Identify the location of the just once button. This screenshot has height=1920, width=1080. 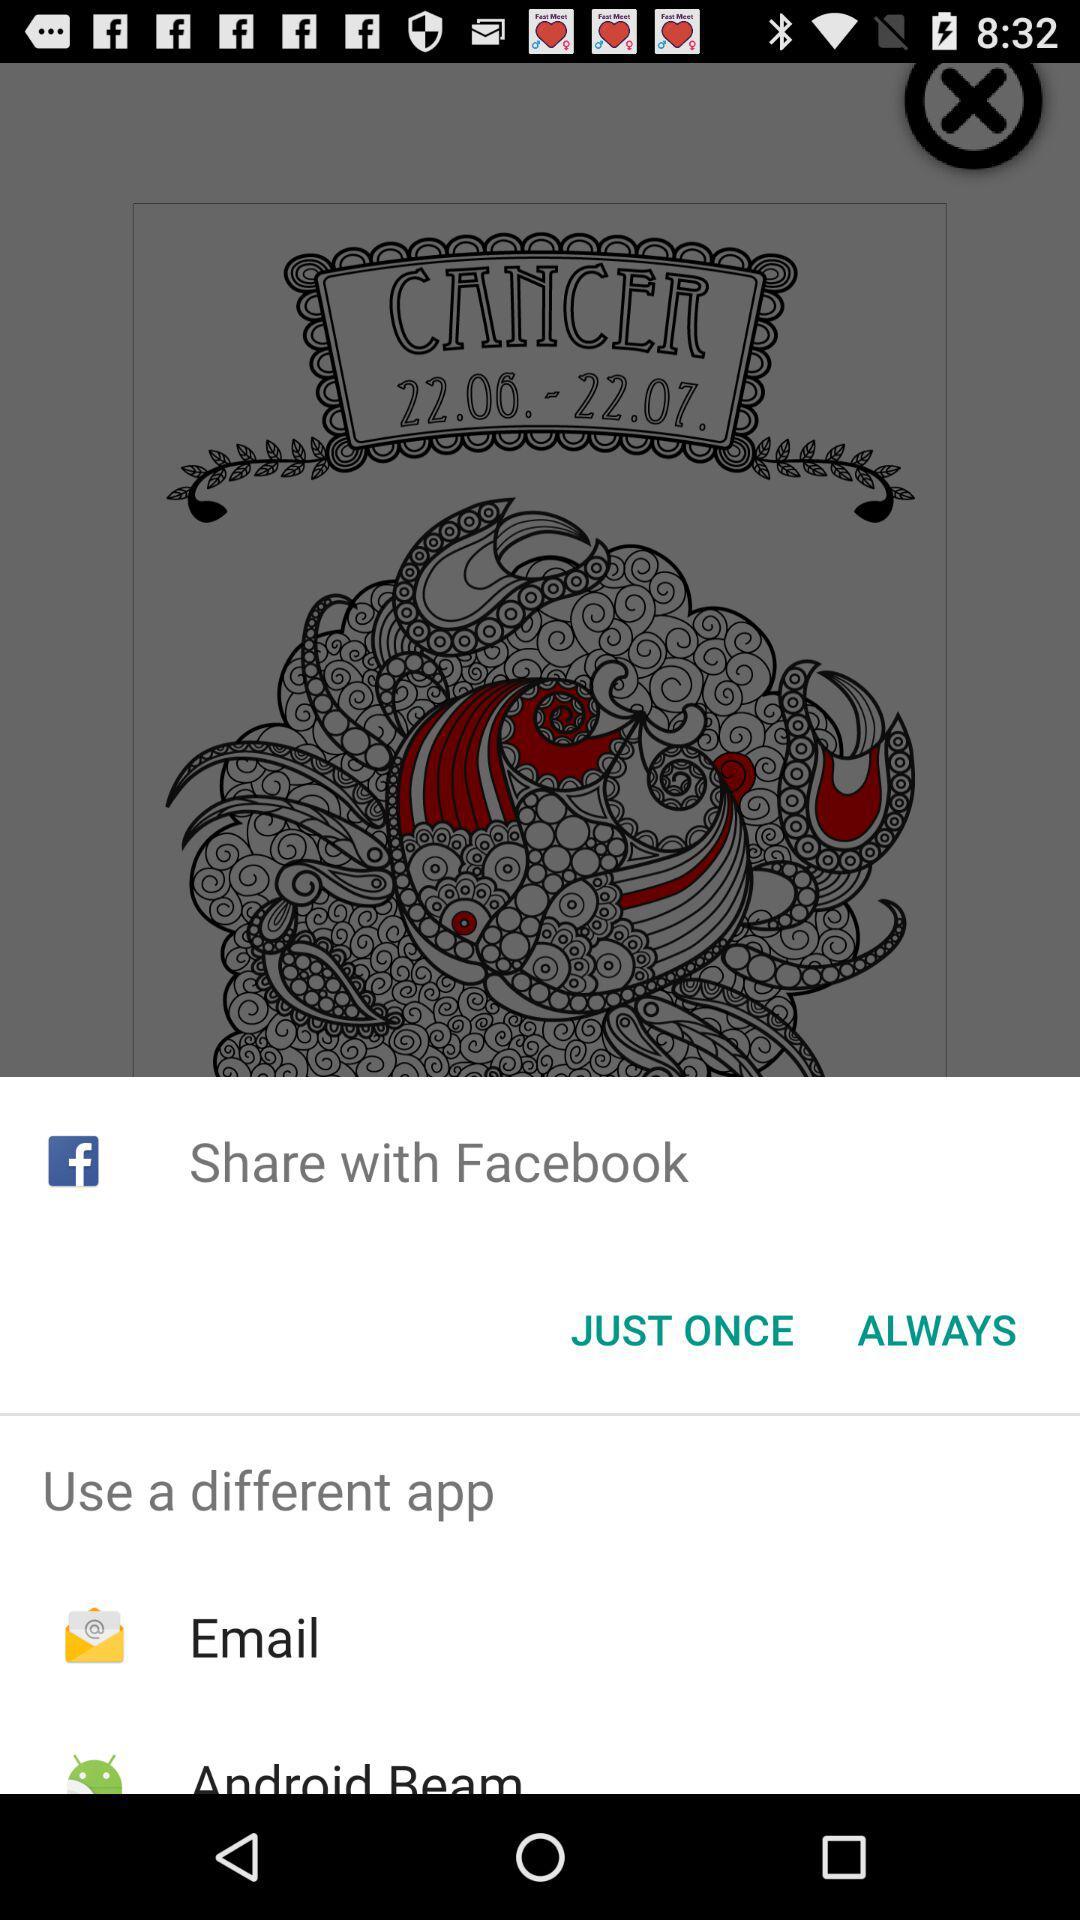
(681, 1329).